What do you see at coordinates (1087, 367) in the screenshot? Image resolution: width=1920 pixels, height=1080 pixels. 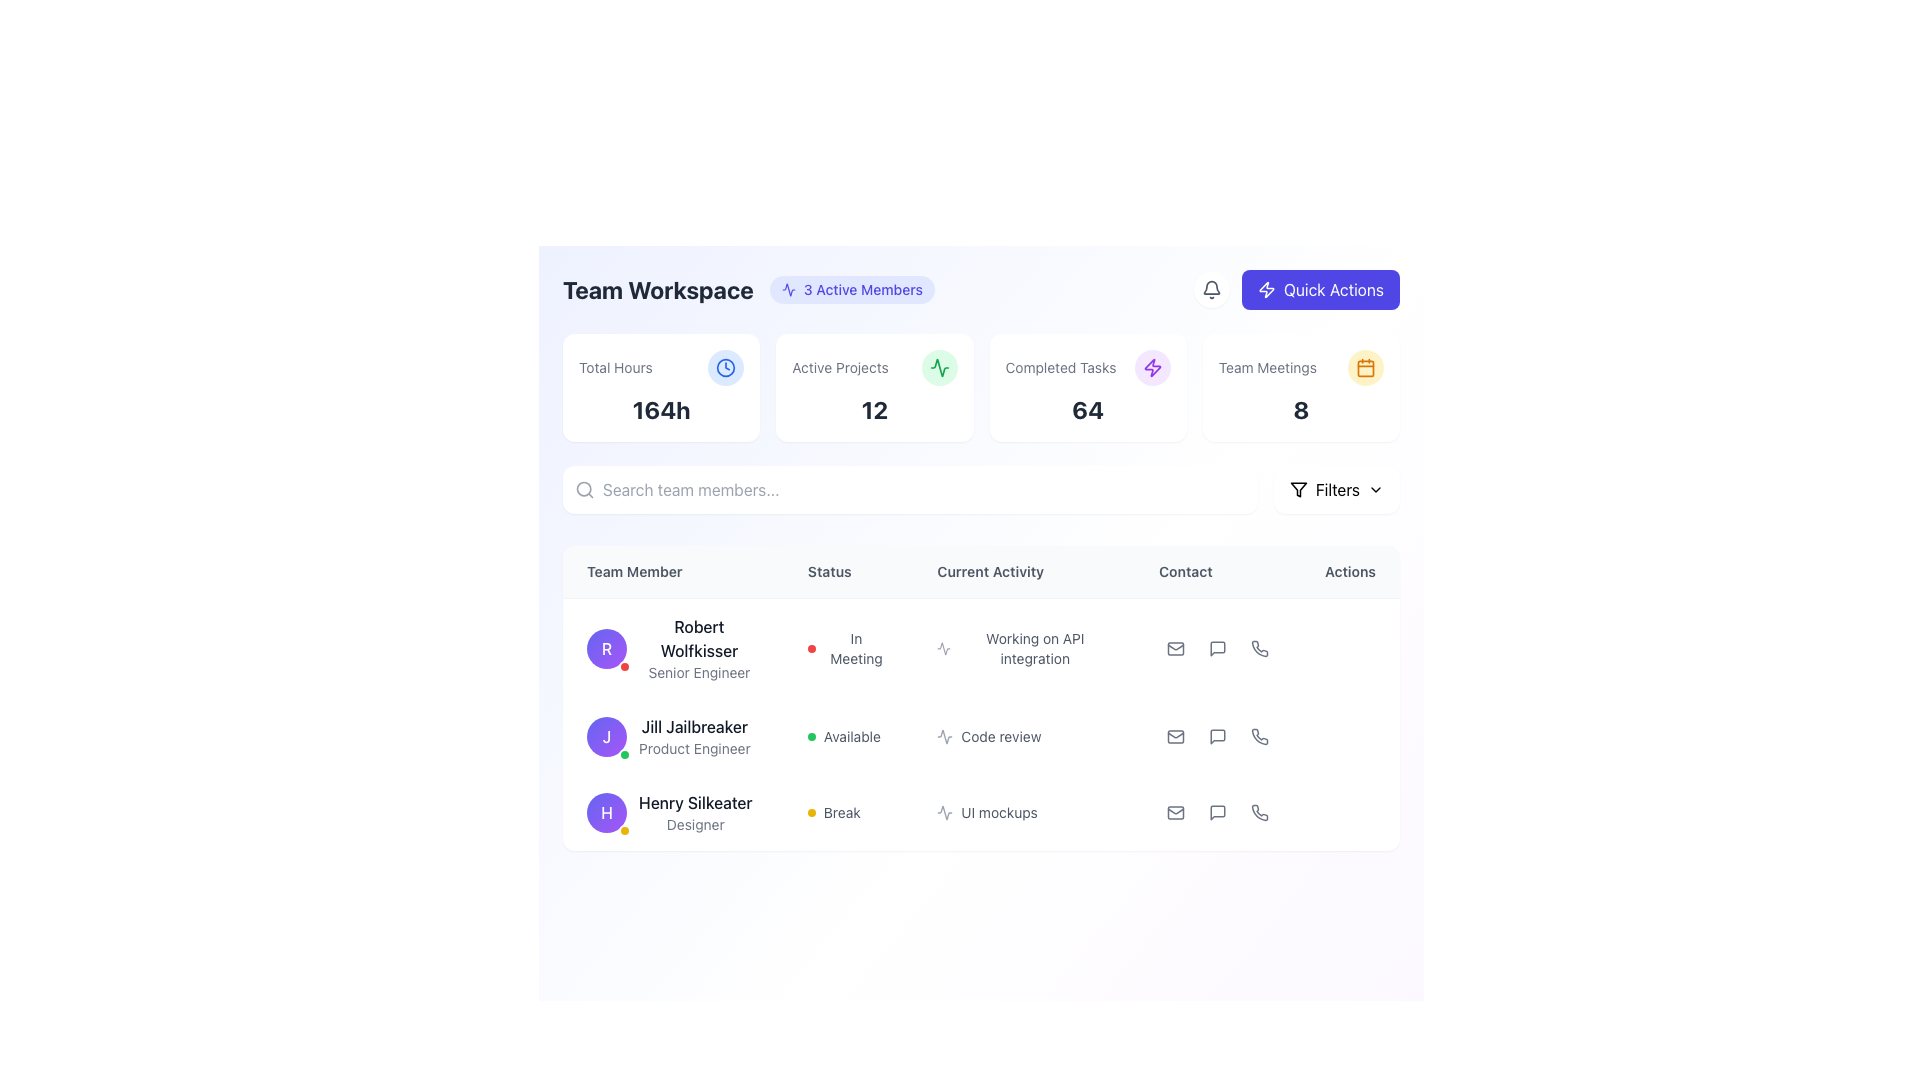 I see `the Static Text Header with Icon that summarizes the count of completed tasks, located in the third box from the left in the summary cards` at bounding box center [1087, 367].